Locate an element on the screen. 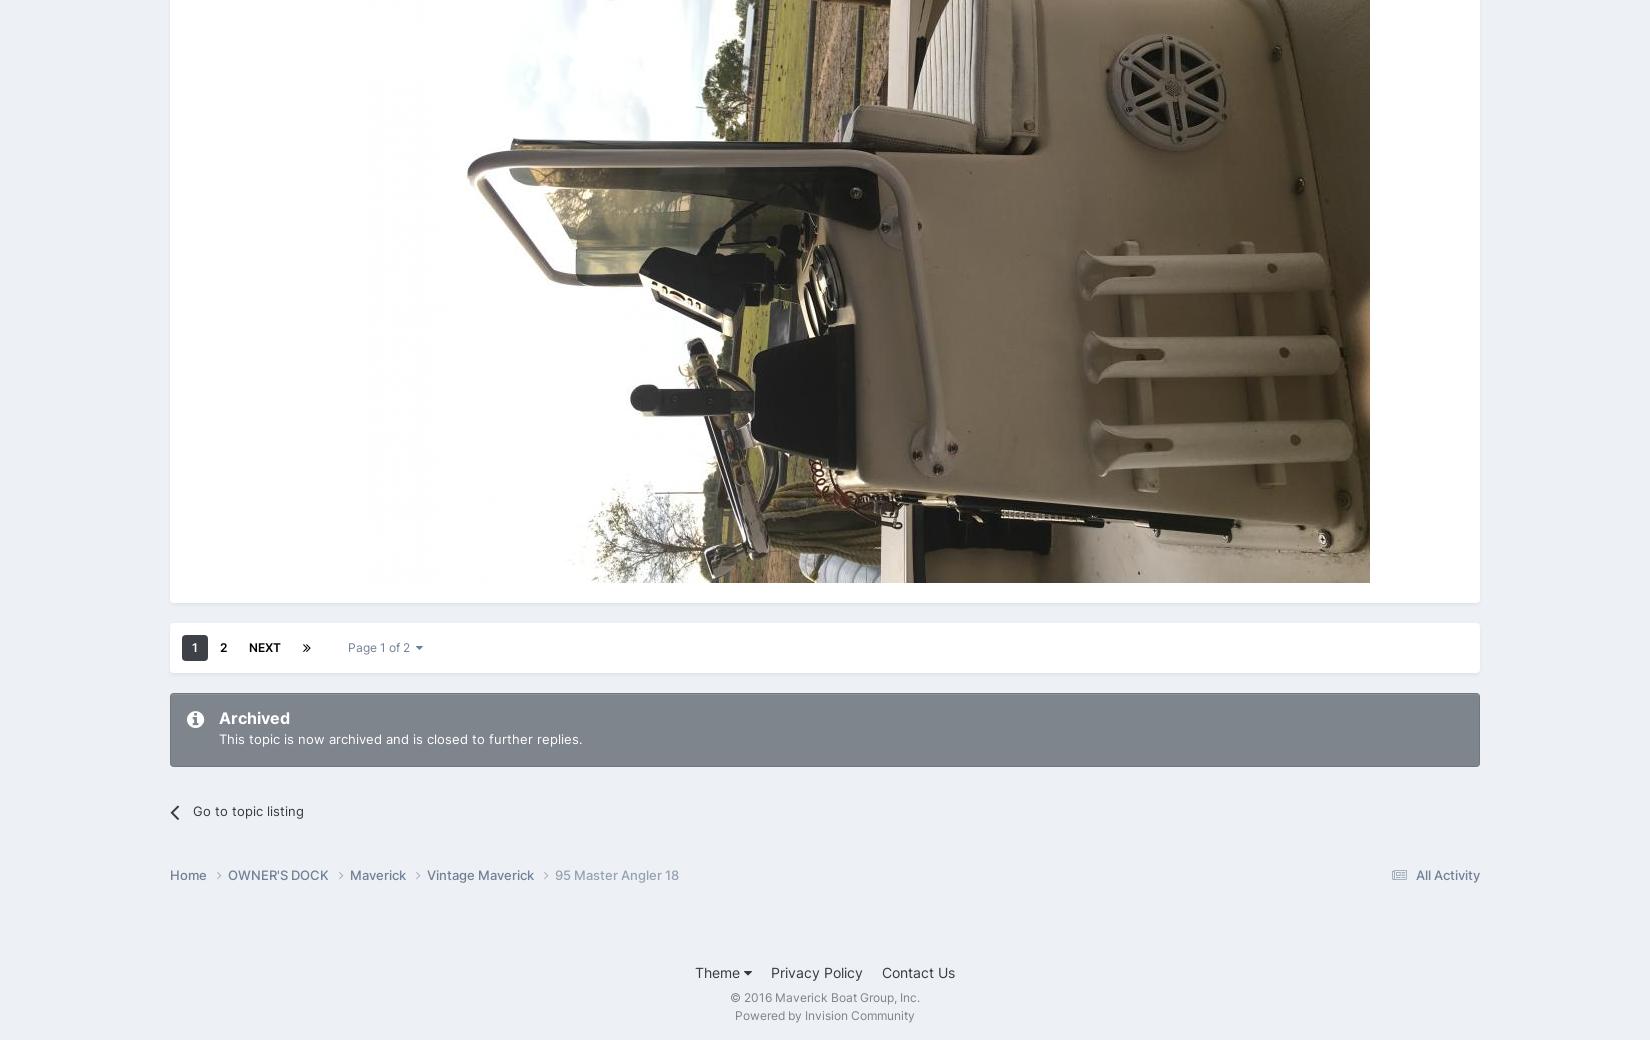 The image size is (1650, 1040). 'Archived' is located at coordinates (254, 718).